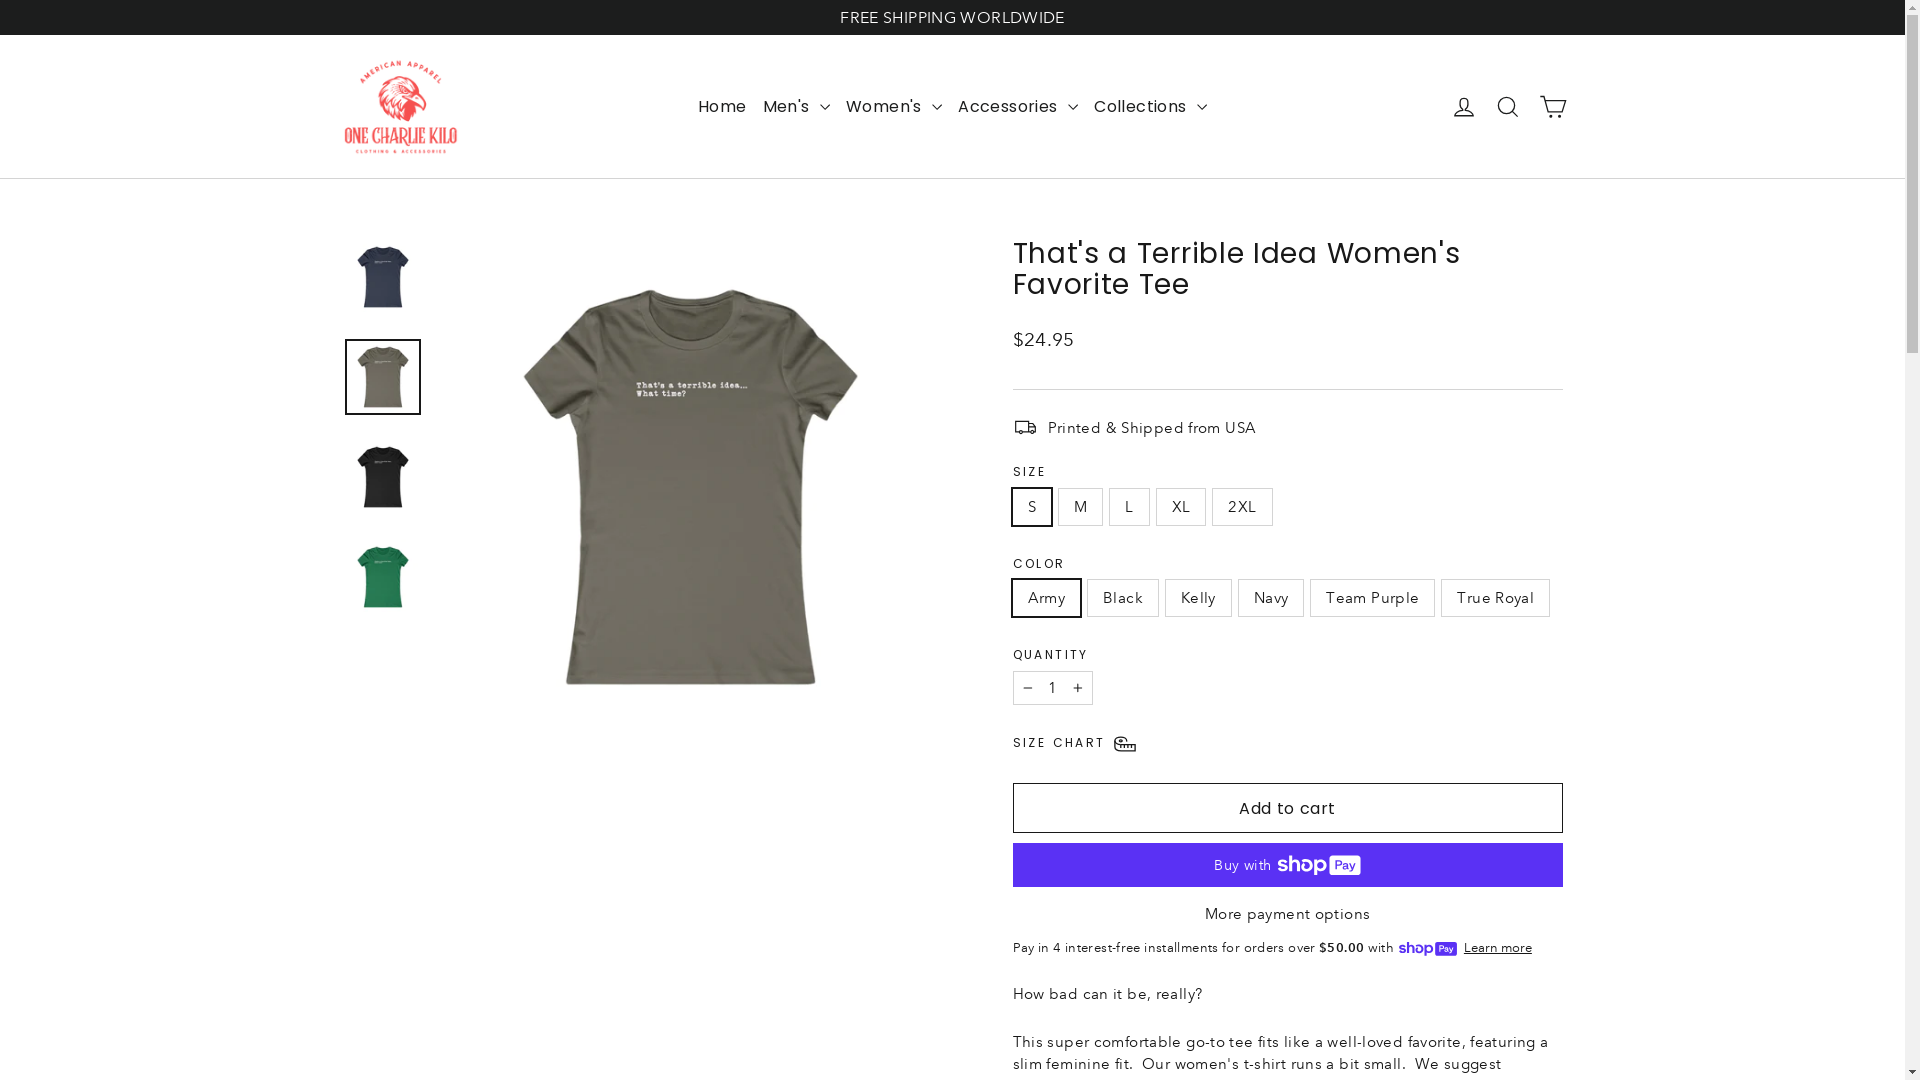 This screenshot has height=1080, width=1920. What do you see at coordinates (1150, 107) in the screenshot?
I see `'Collections'` at bounding box center [1150, 107].